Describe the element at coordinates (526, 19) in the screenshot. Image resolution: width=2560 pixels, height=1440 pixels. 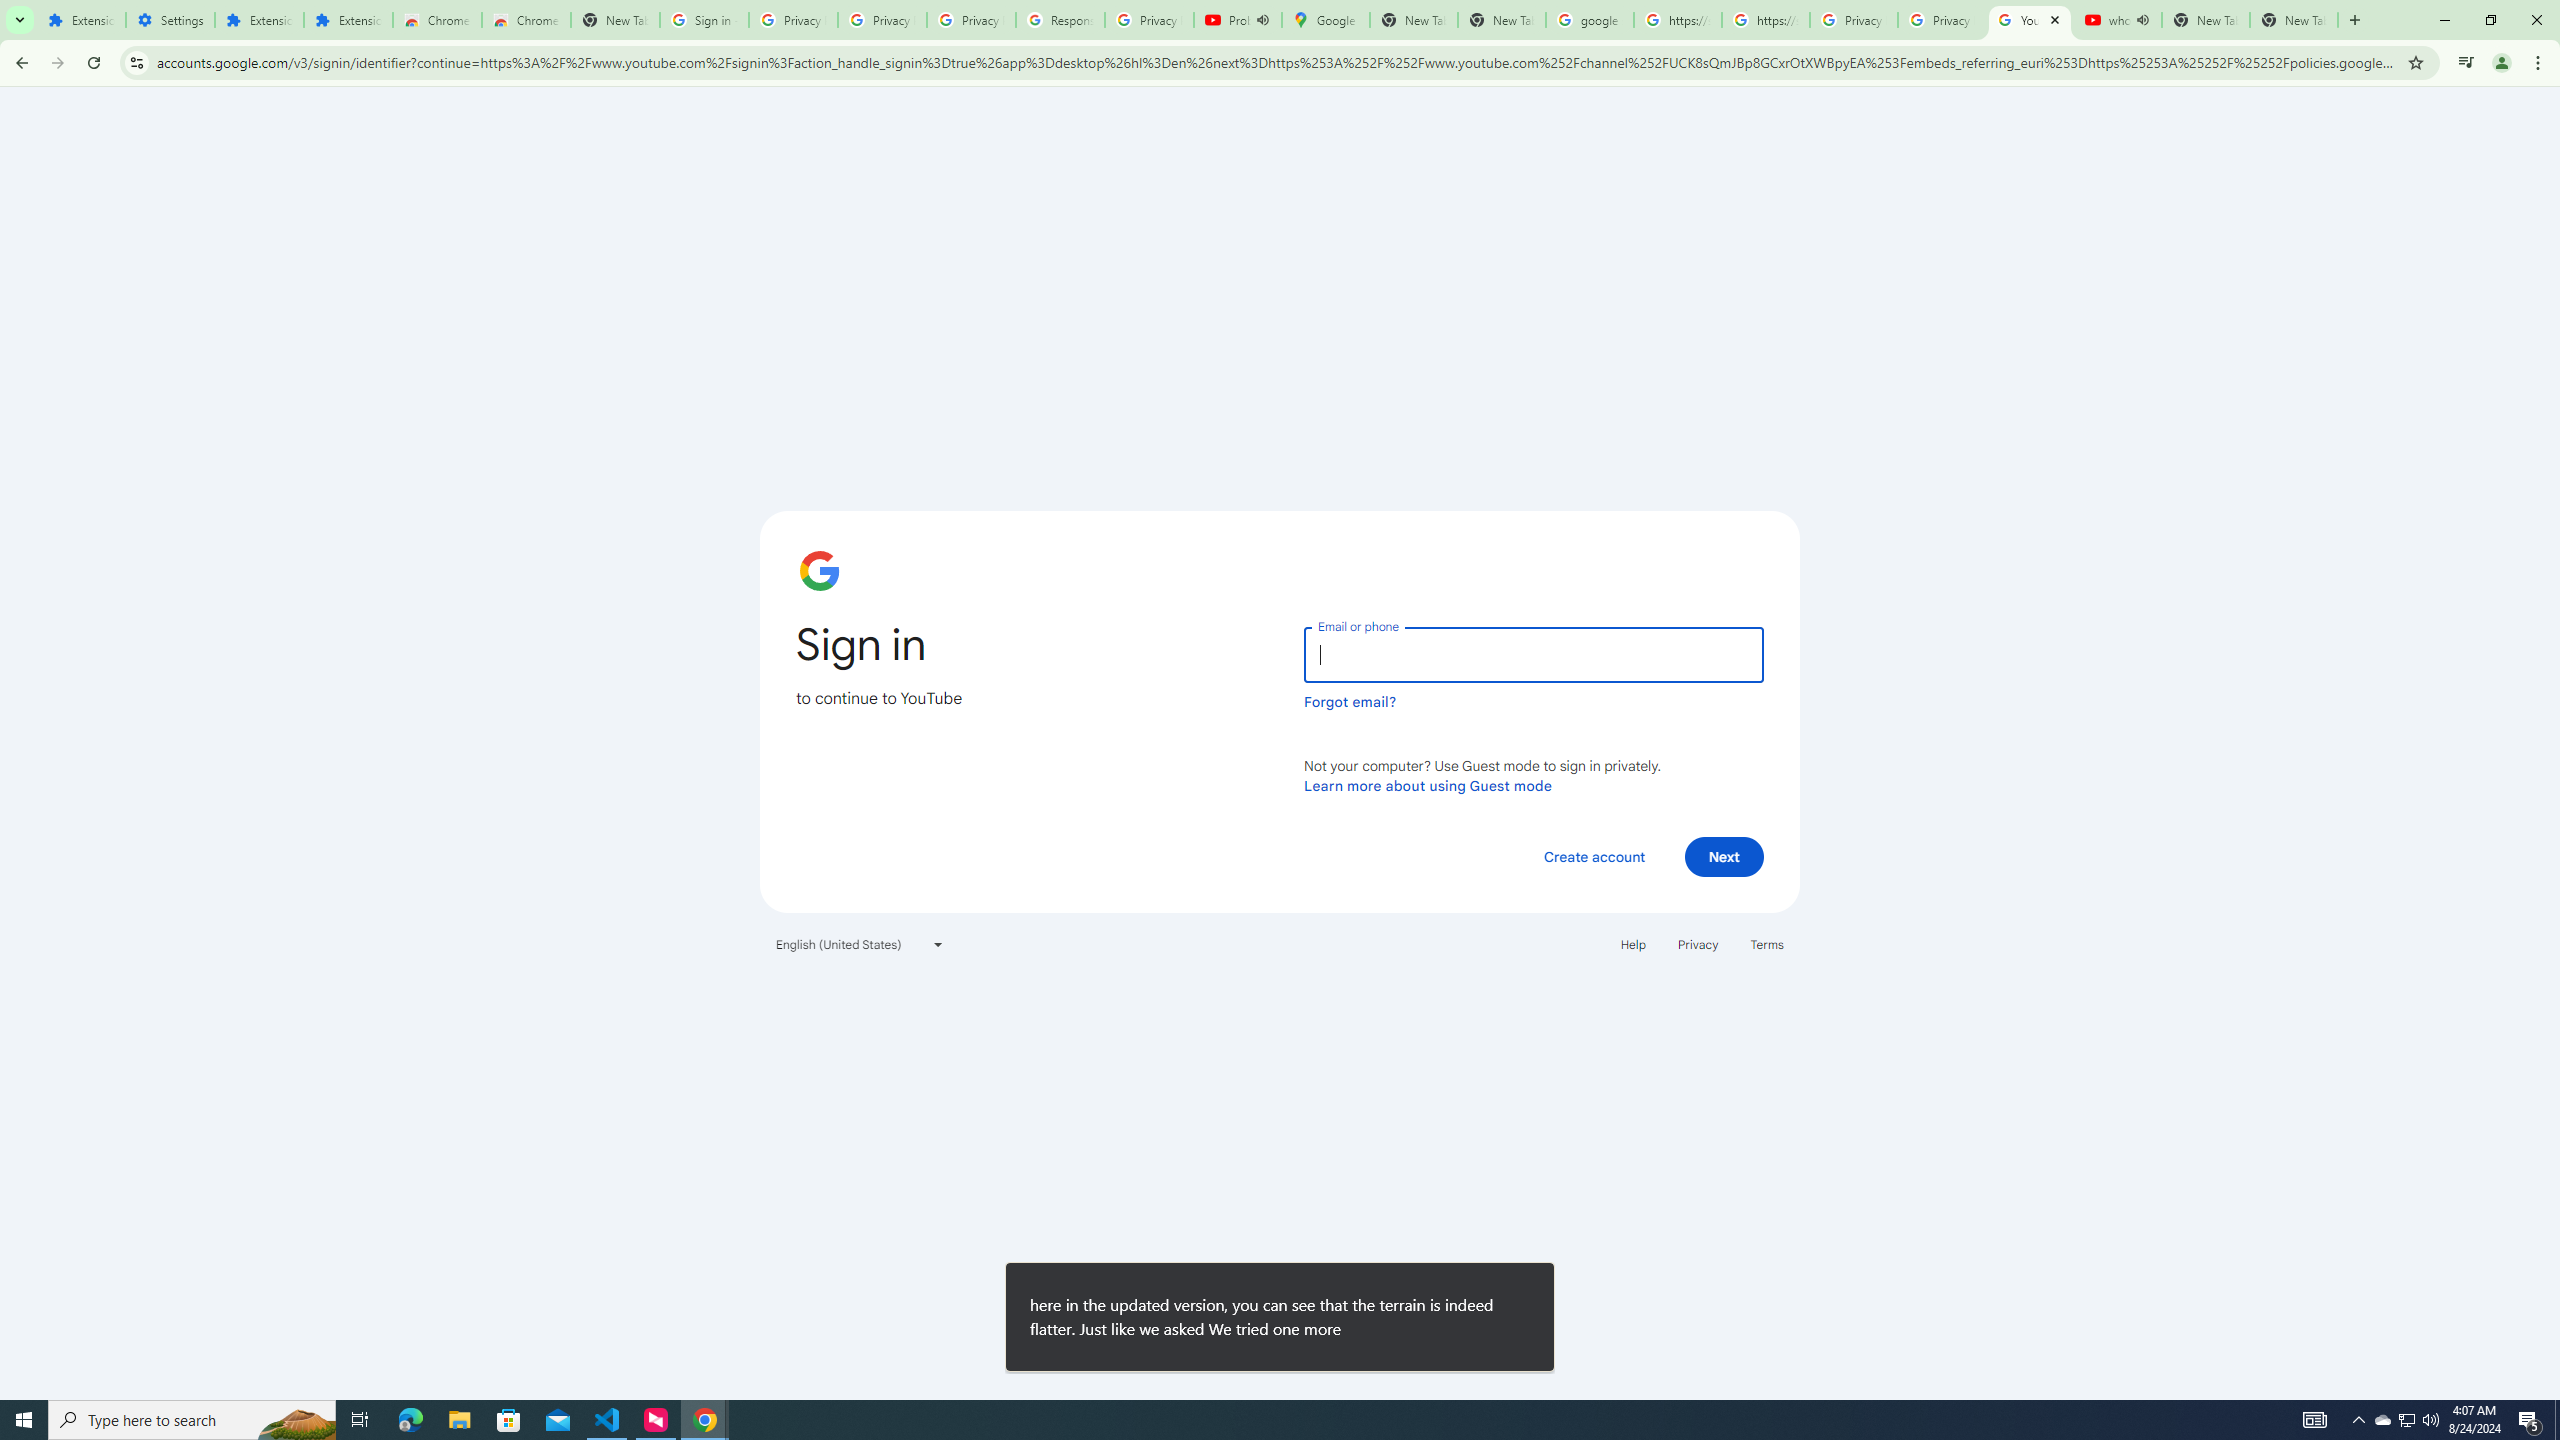
I see `'Chrome Web Store - Themes'` at that location.